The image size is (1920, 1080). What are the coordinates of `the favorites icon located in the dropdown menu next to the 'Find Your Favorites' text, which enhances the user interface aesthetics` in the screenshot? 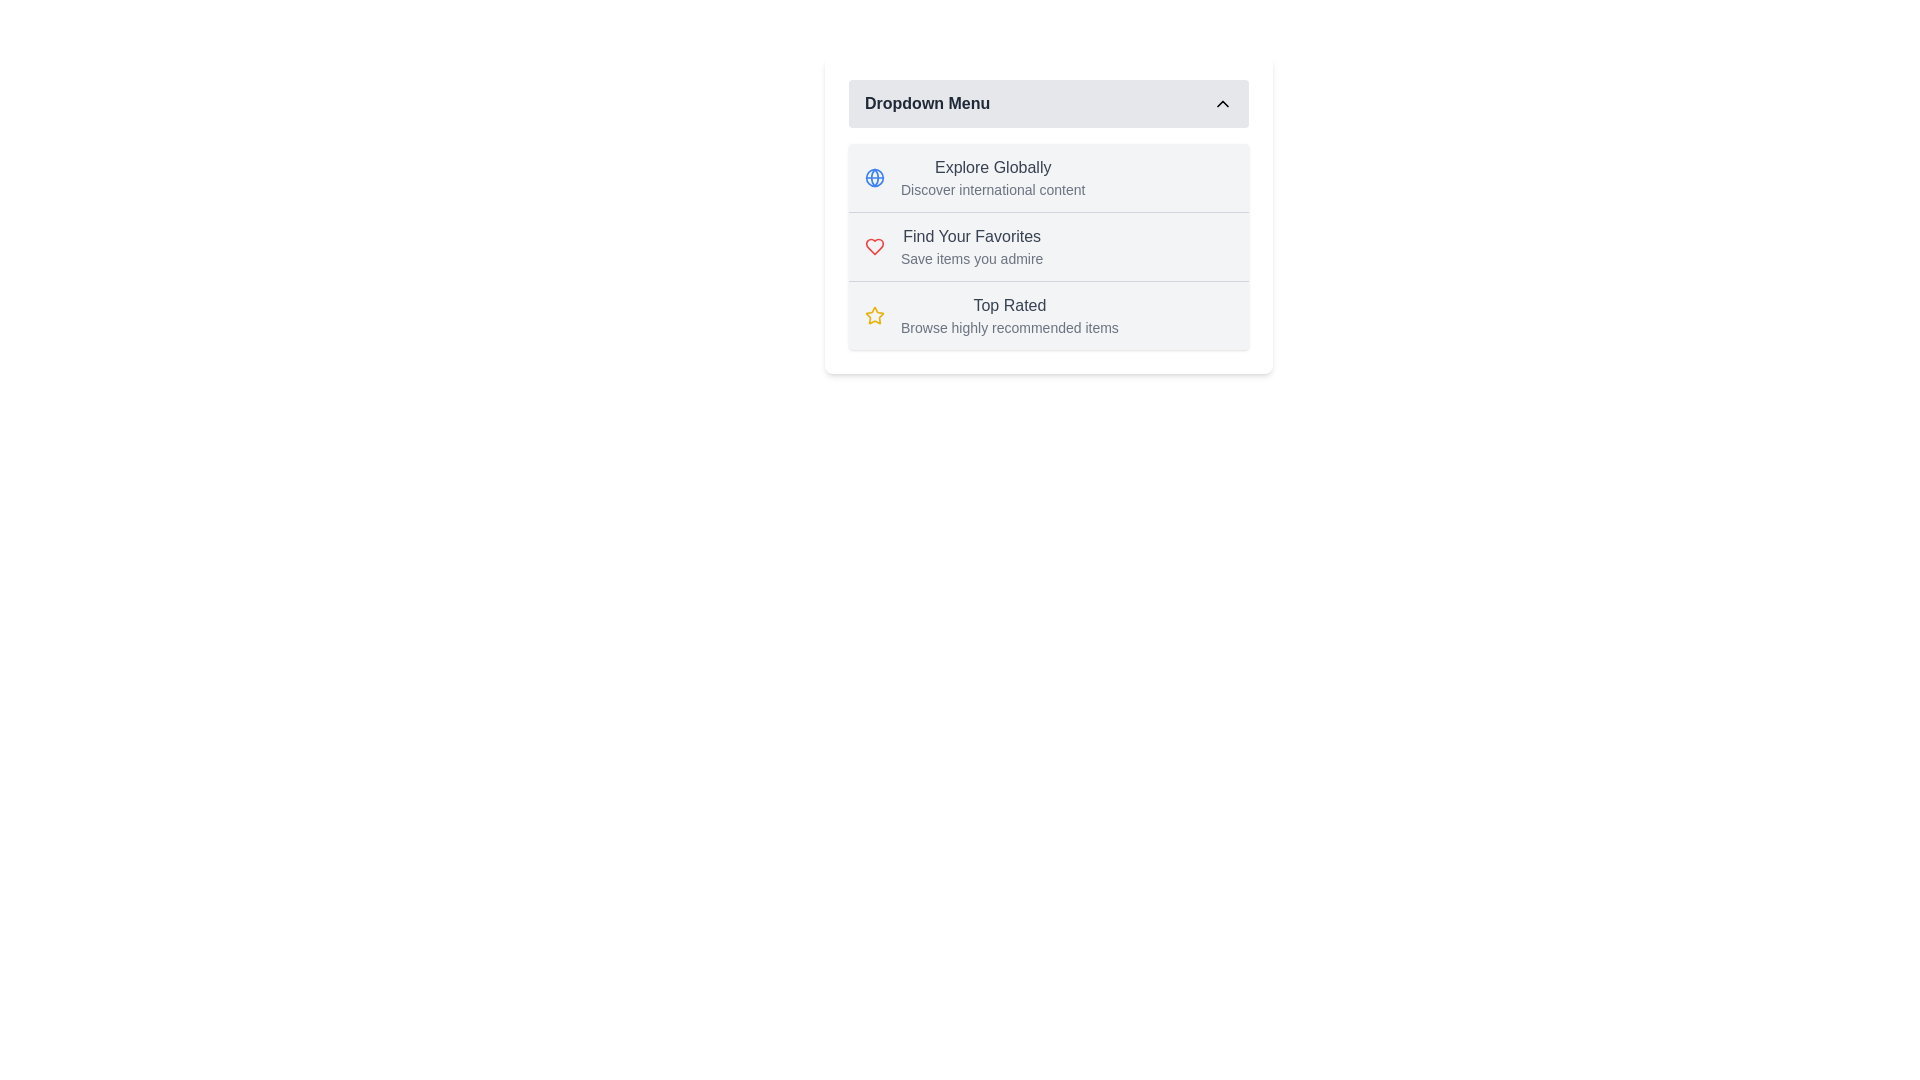 It's located at (874, 245).